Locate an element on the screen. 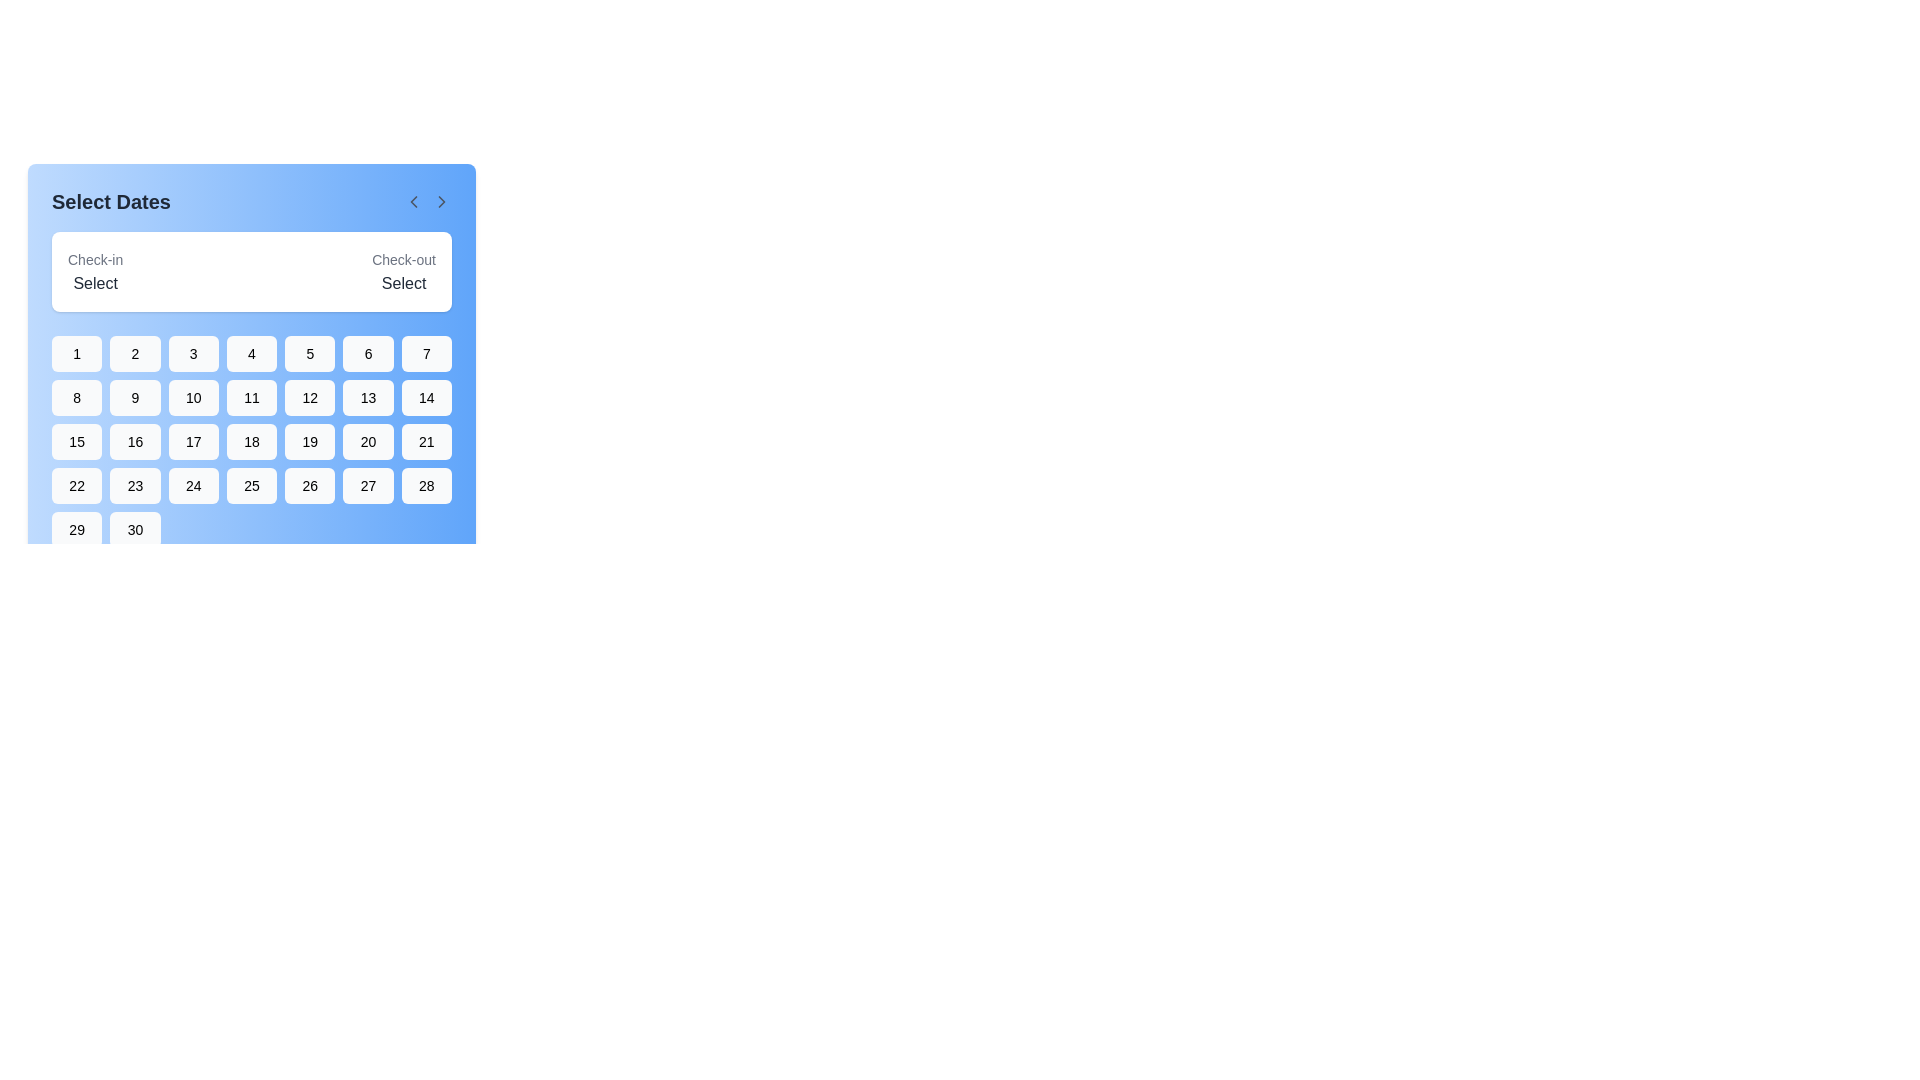 The image size is (1920, 1080). the button labeled '29' for potential reordering in the date picker interface is located at coordinates (77, 528).